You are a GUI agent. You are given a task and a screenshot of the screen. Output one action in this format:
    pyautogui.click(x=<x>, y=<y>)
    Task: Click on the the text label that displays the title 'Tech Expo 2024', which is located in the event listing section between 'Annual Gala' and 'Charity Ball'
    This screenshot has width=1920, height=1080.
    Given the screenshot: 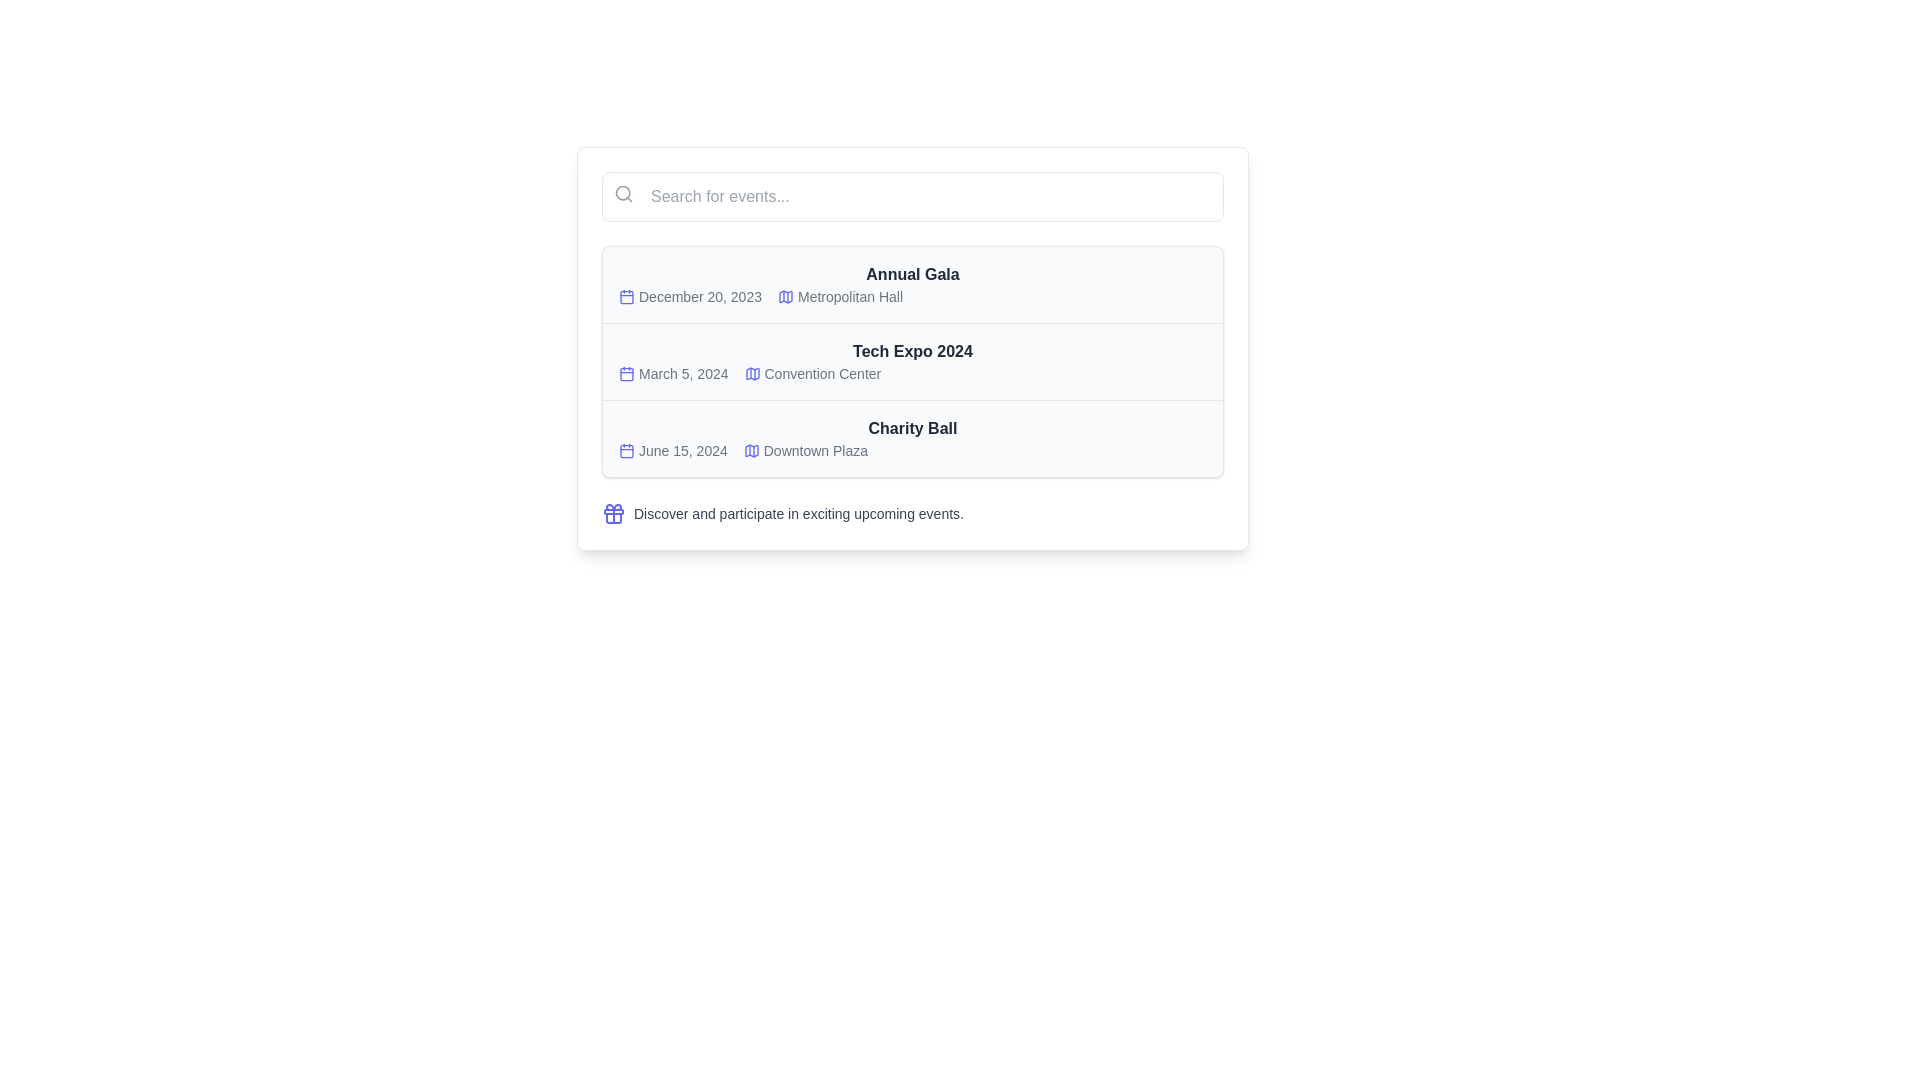 What is the action you would take?
    pyautogui.click(x=911, y=350)
    